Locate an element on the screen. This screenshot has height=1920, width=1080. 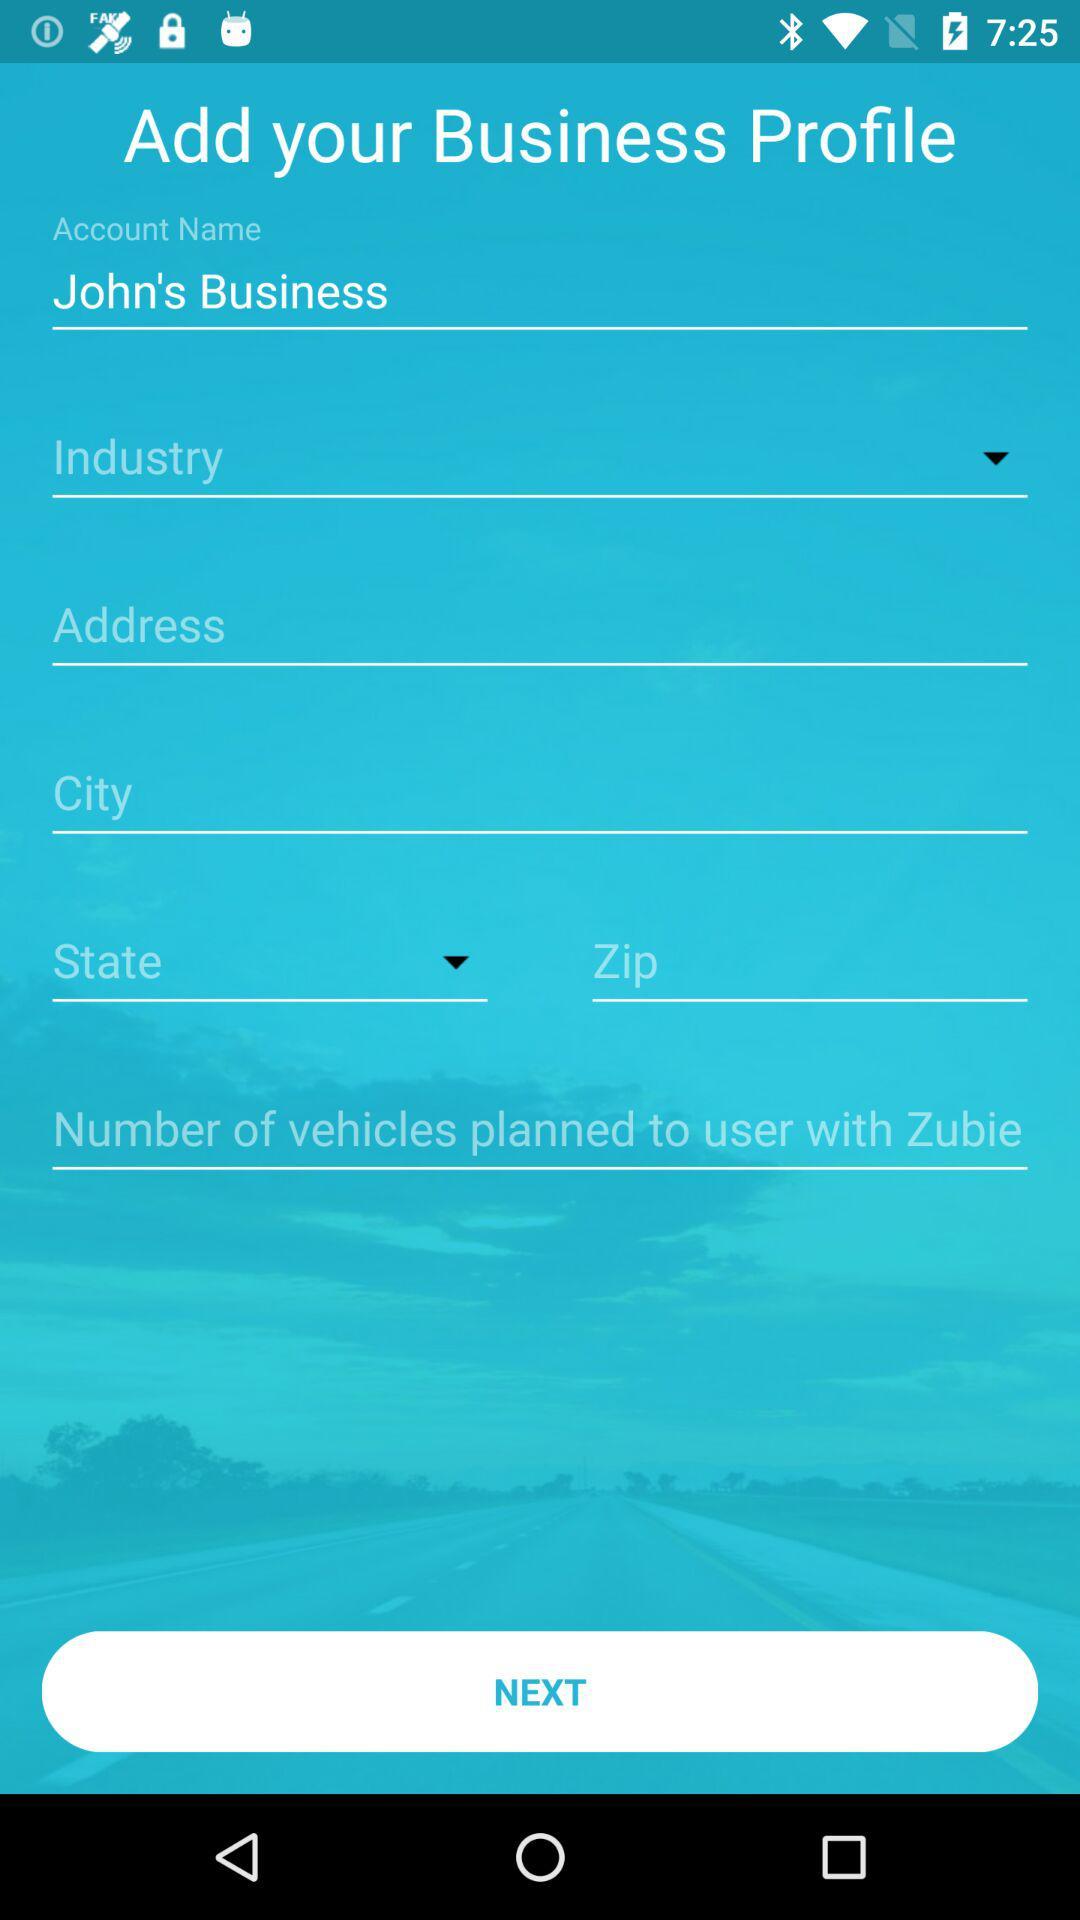
shows empty line is located at coordinates (540, 1131).